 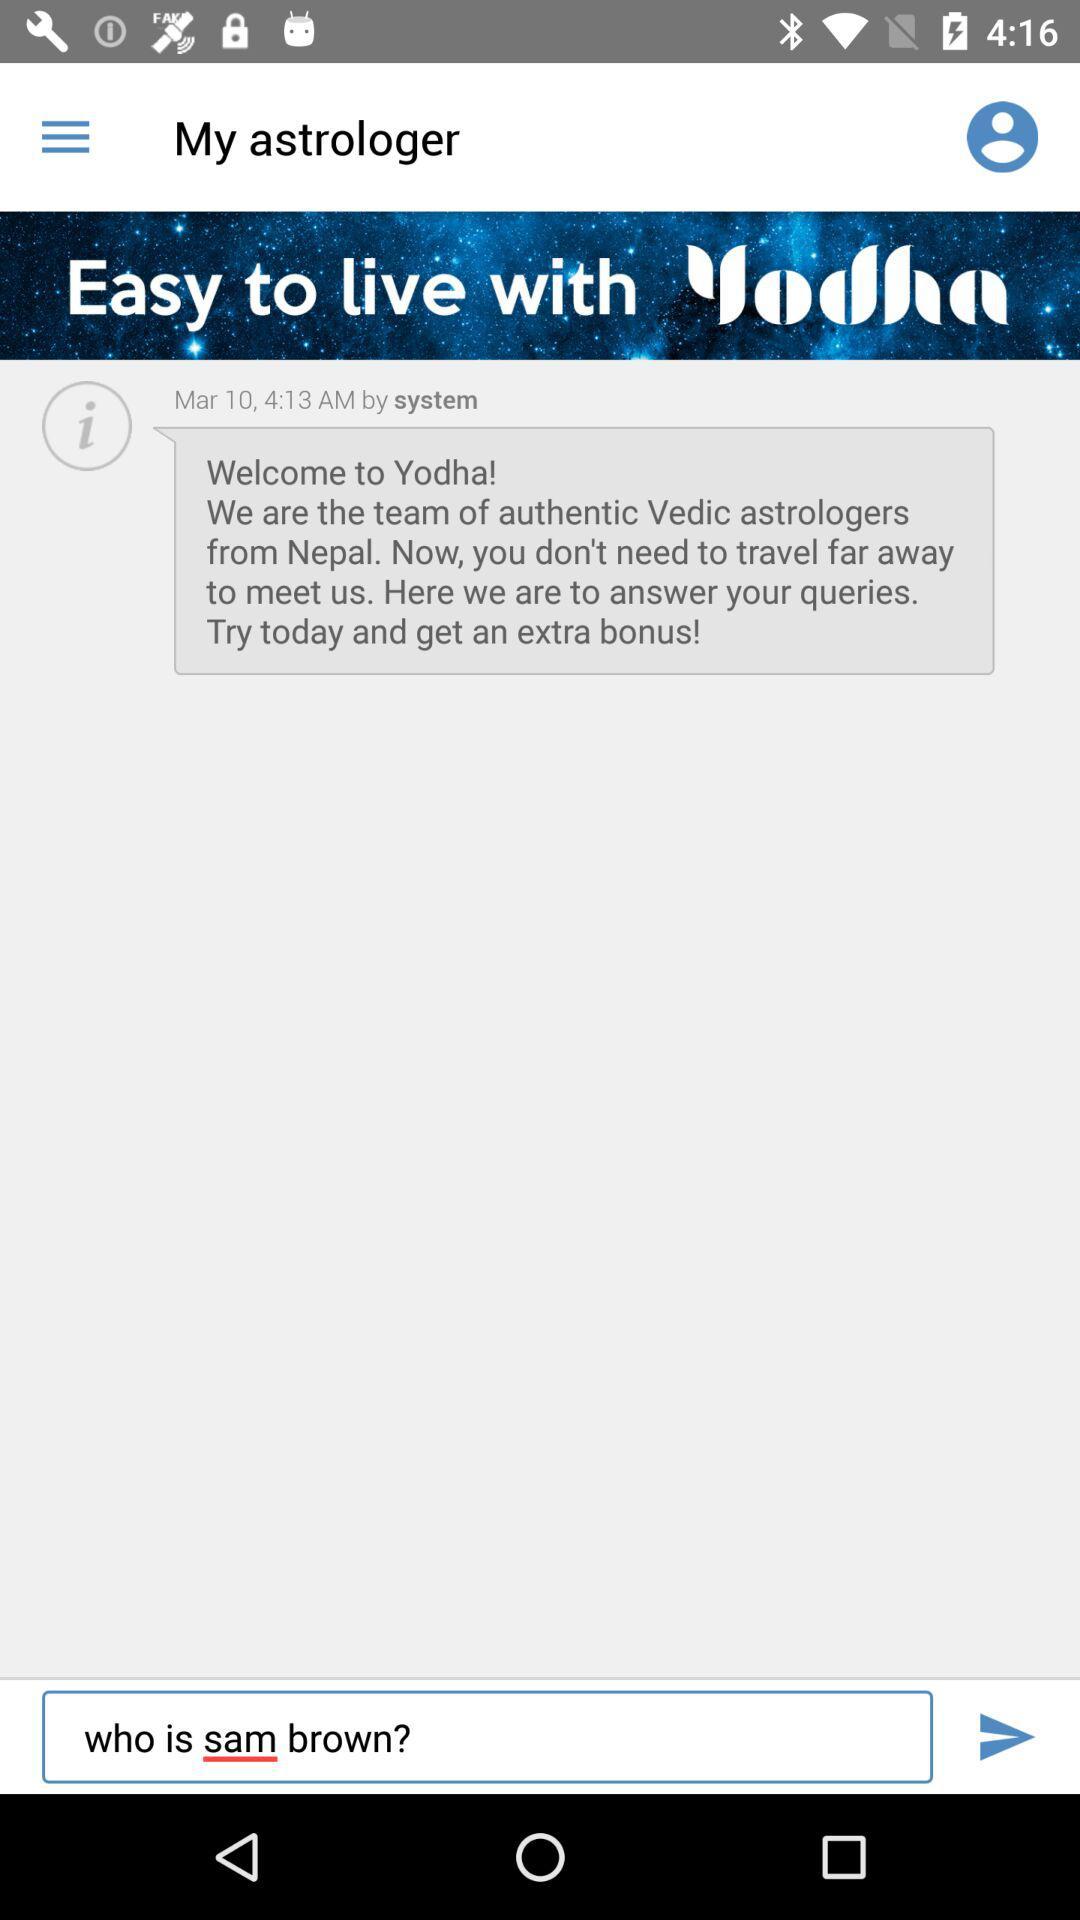 I want to click on the item to the right of mar 10 4 item, so click(x=432, y=398).